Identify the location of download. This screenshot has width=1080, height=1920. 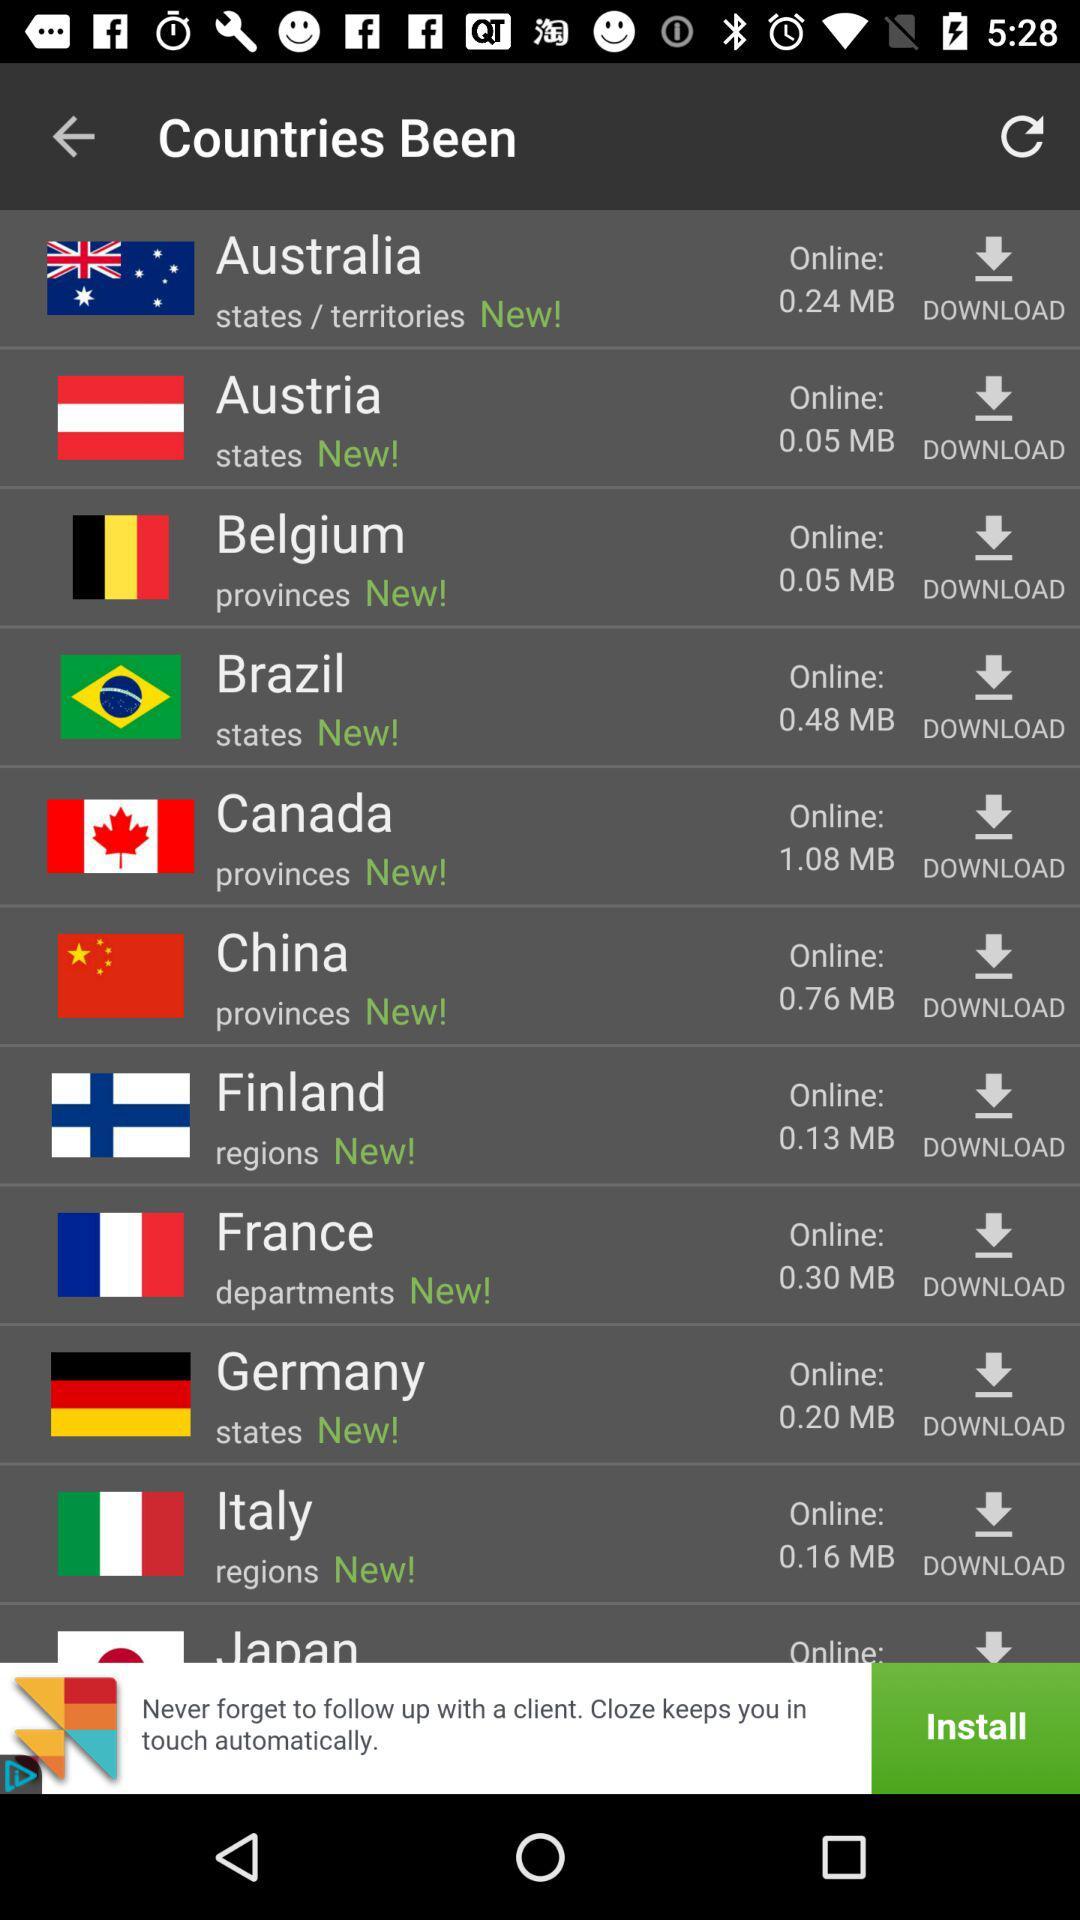
(993, 678).